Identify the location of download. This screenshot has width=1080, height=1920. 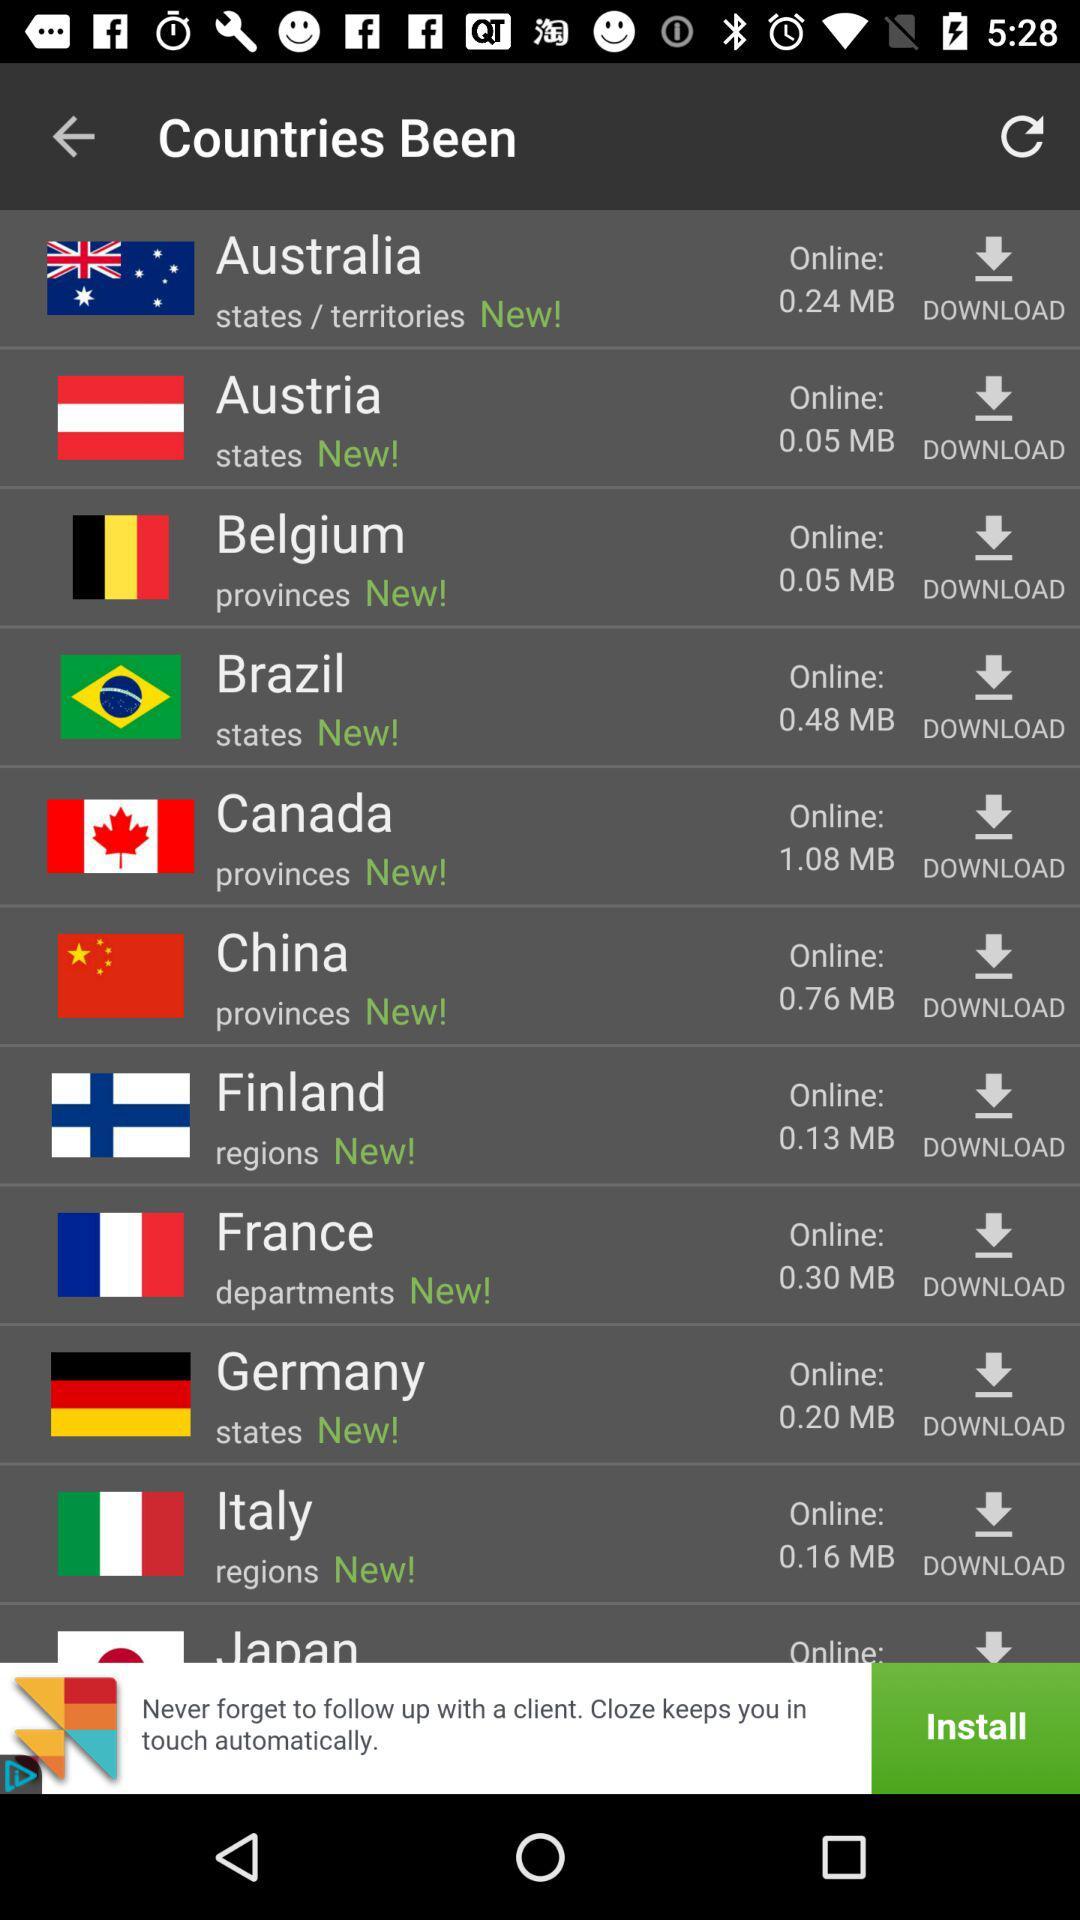
(993, 678).